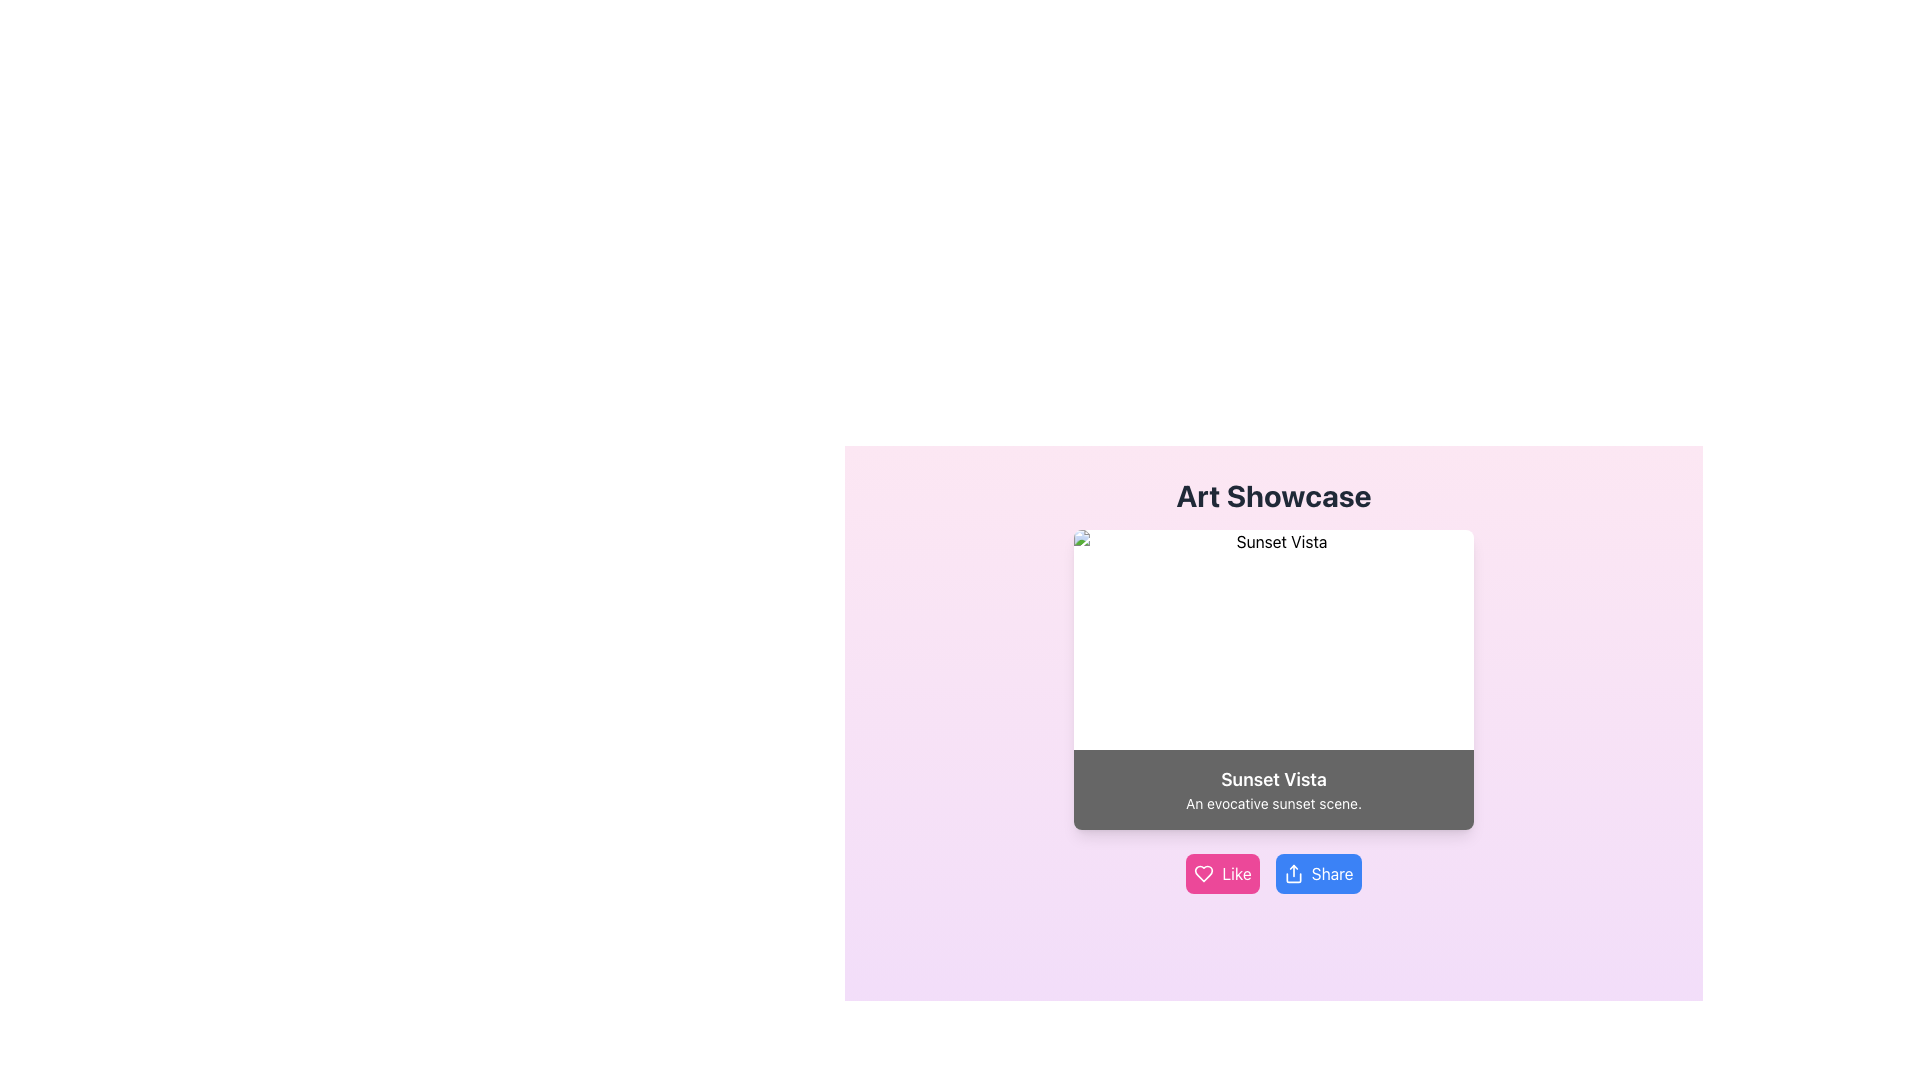 The height and width of the screenshot is (1080, 1920). What do you see at coordinates (1222, 873) in the screenshot?
I see `the 'Like' button, which is the first button in the horizontal group located under the artwork description` at bounding box center [1222, 873].